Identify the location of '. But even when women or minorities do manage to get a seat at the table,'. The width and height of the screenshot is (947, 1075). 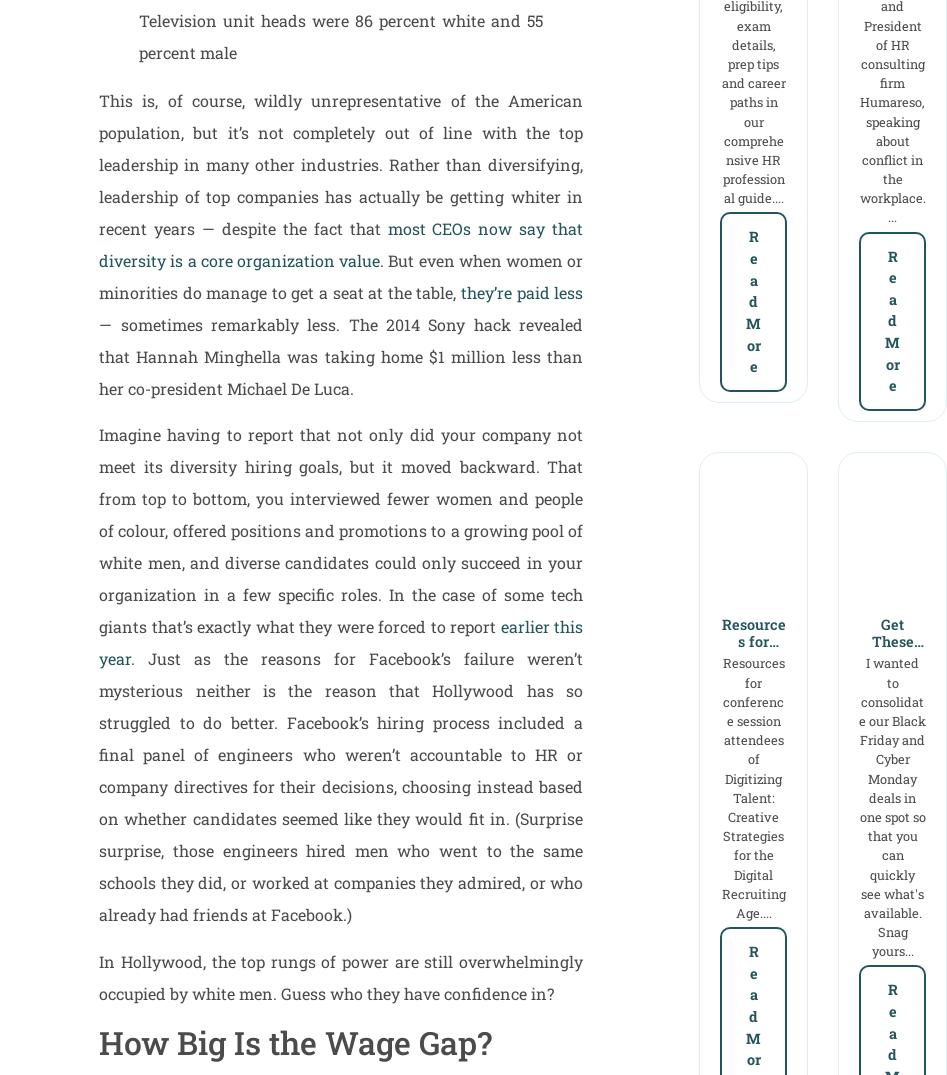
(340, 275).